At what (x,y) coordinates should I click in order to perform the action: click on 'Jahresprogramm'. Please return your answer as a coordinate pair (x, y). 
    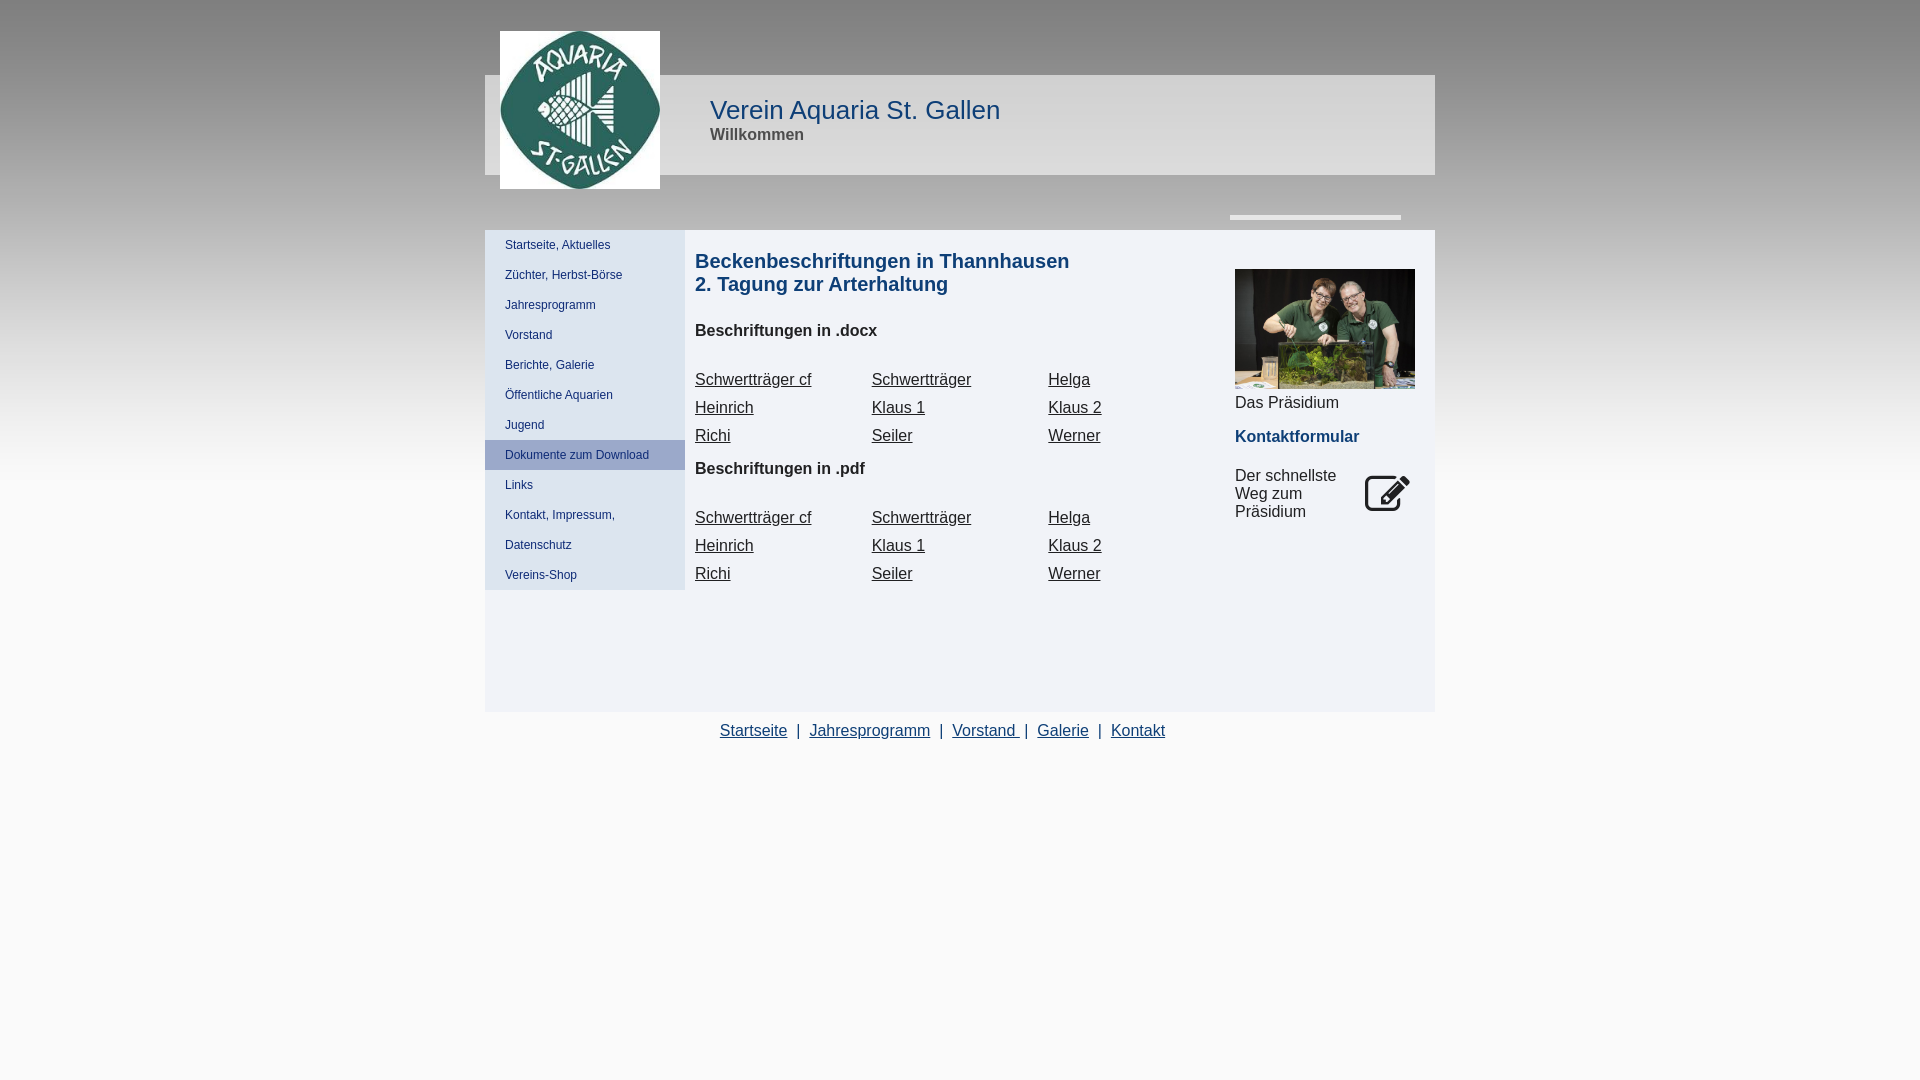
    Looking at the image, I should click on (869, 730).